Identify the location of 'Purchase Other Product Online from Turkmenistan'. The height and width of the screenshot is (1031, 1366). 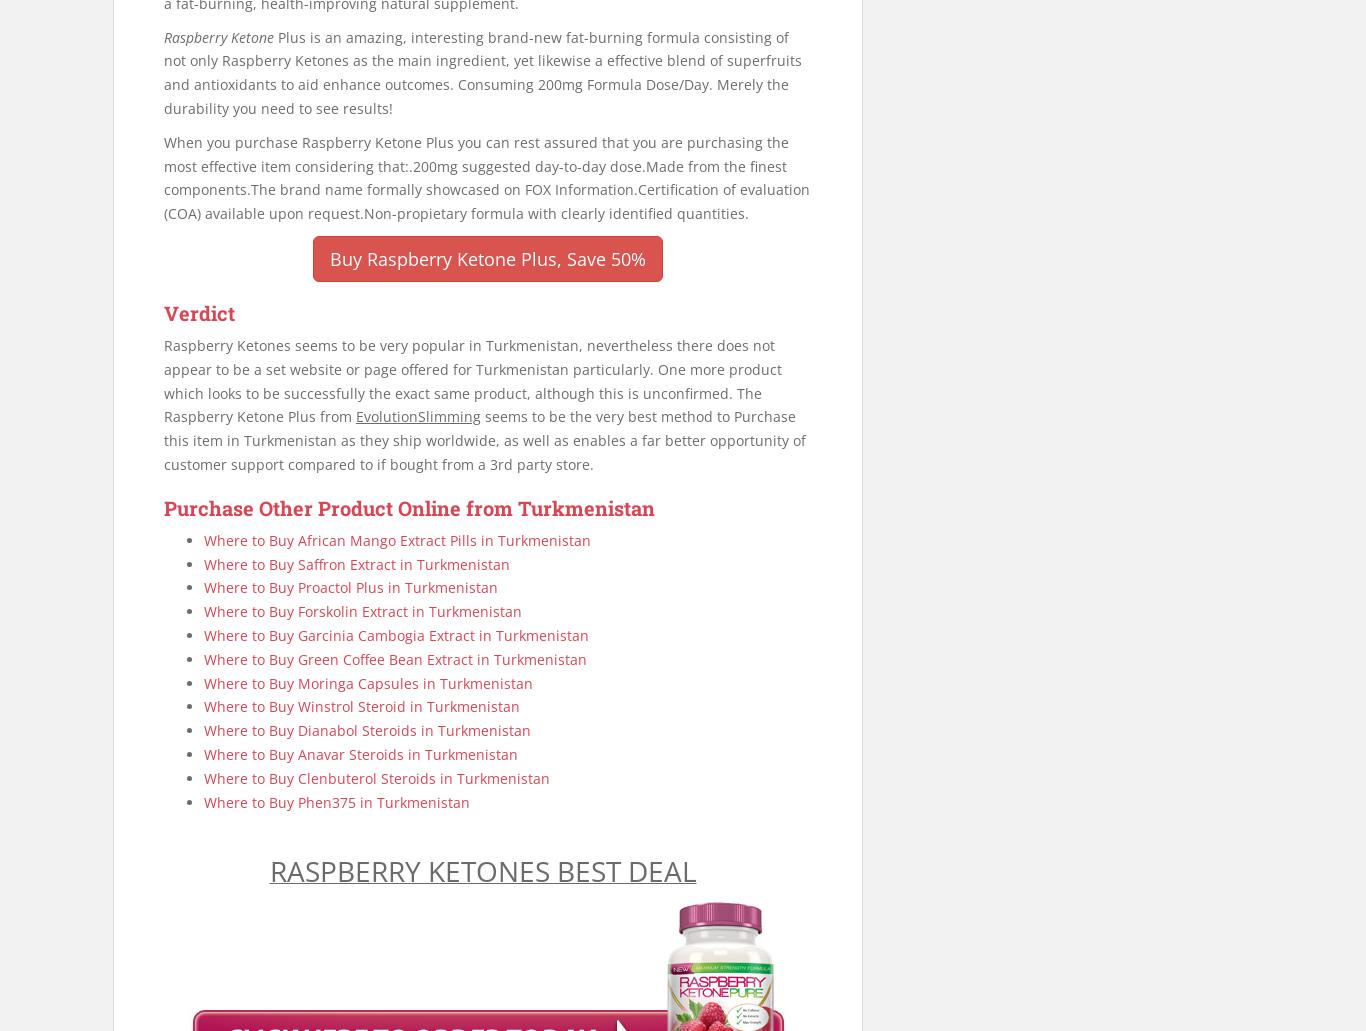
(408, 507).